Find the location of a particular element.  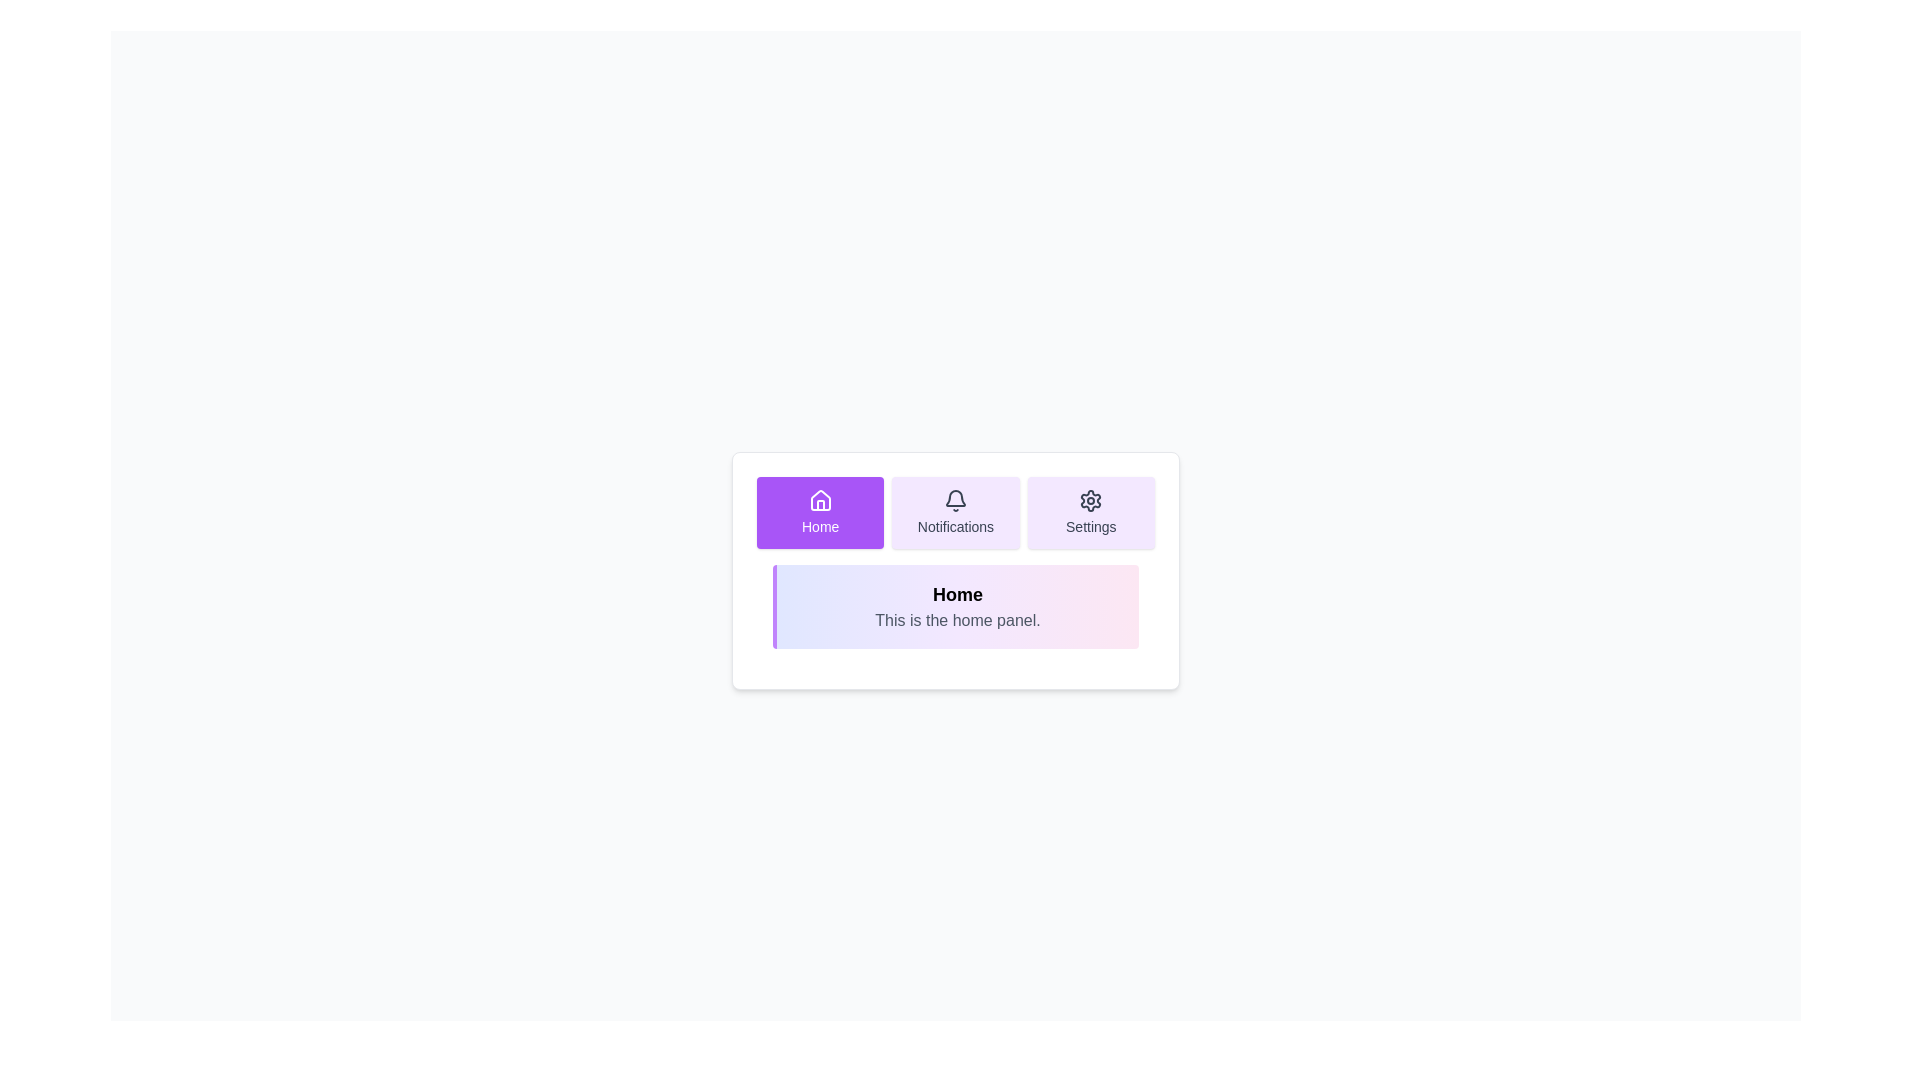

the settings icon, which is the third button in a horizontal arrangement at the top-right corner of a group of buttons is located at coordinates (1090, 500).